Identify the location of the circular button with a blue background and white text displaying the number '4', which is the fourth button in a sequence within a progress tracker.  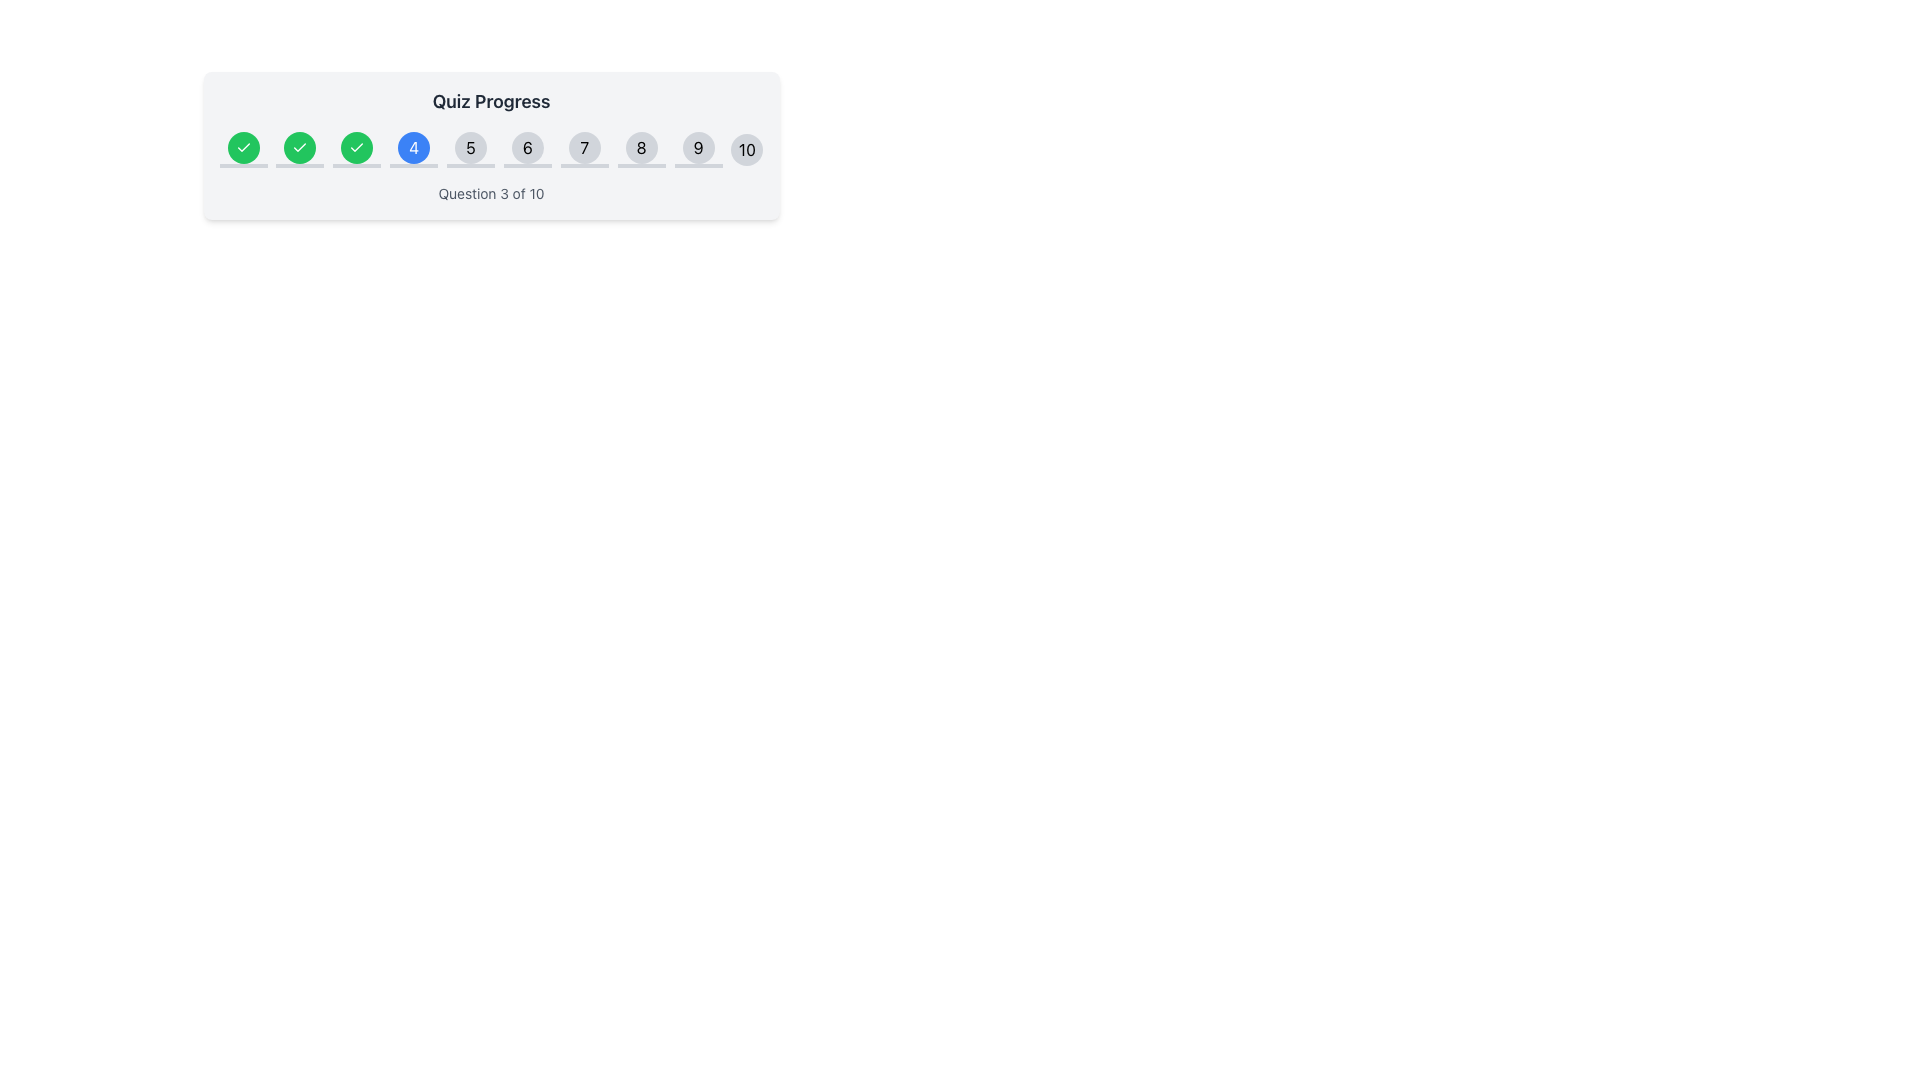
(413, 146).